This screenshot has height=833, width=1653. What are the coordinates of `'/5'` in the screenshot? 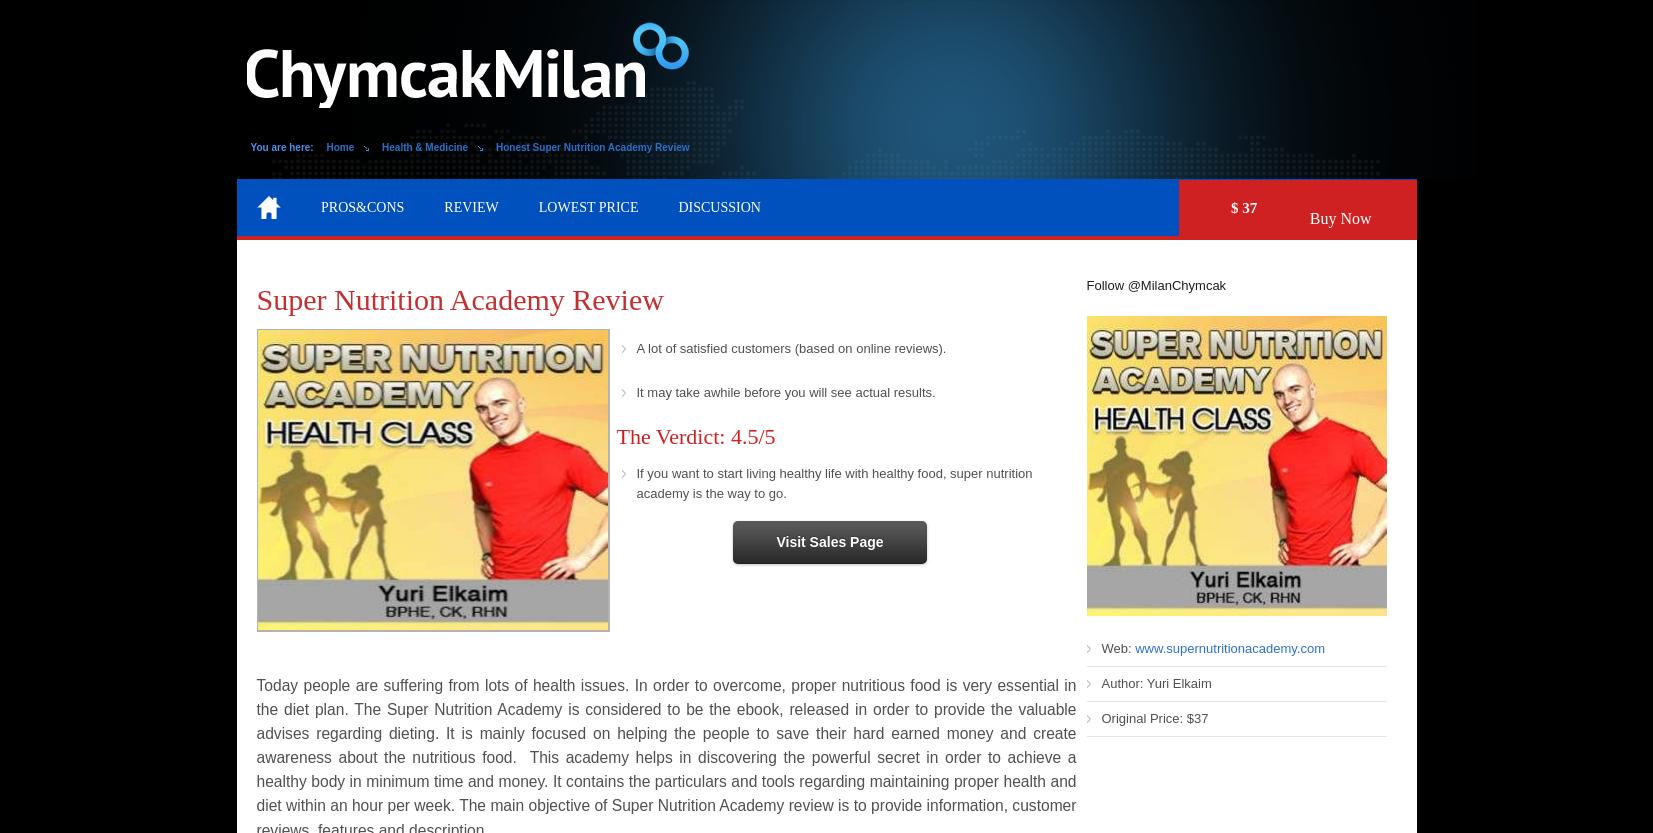 It's located at (765, 434).